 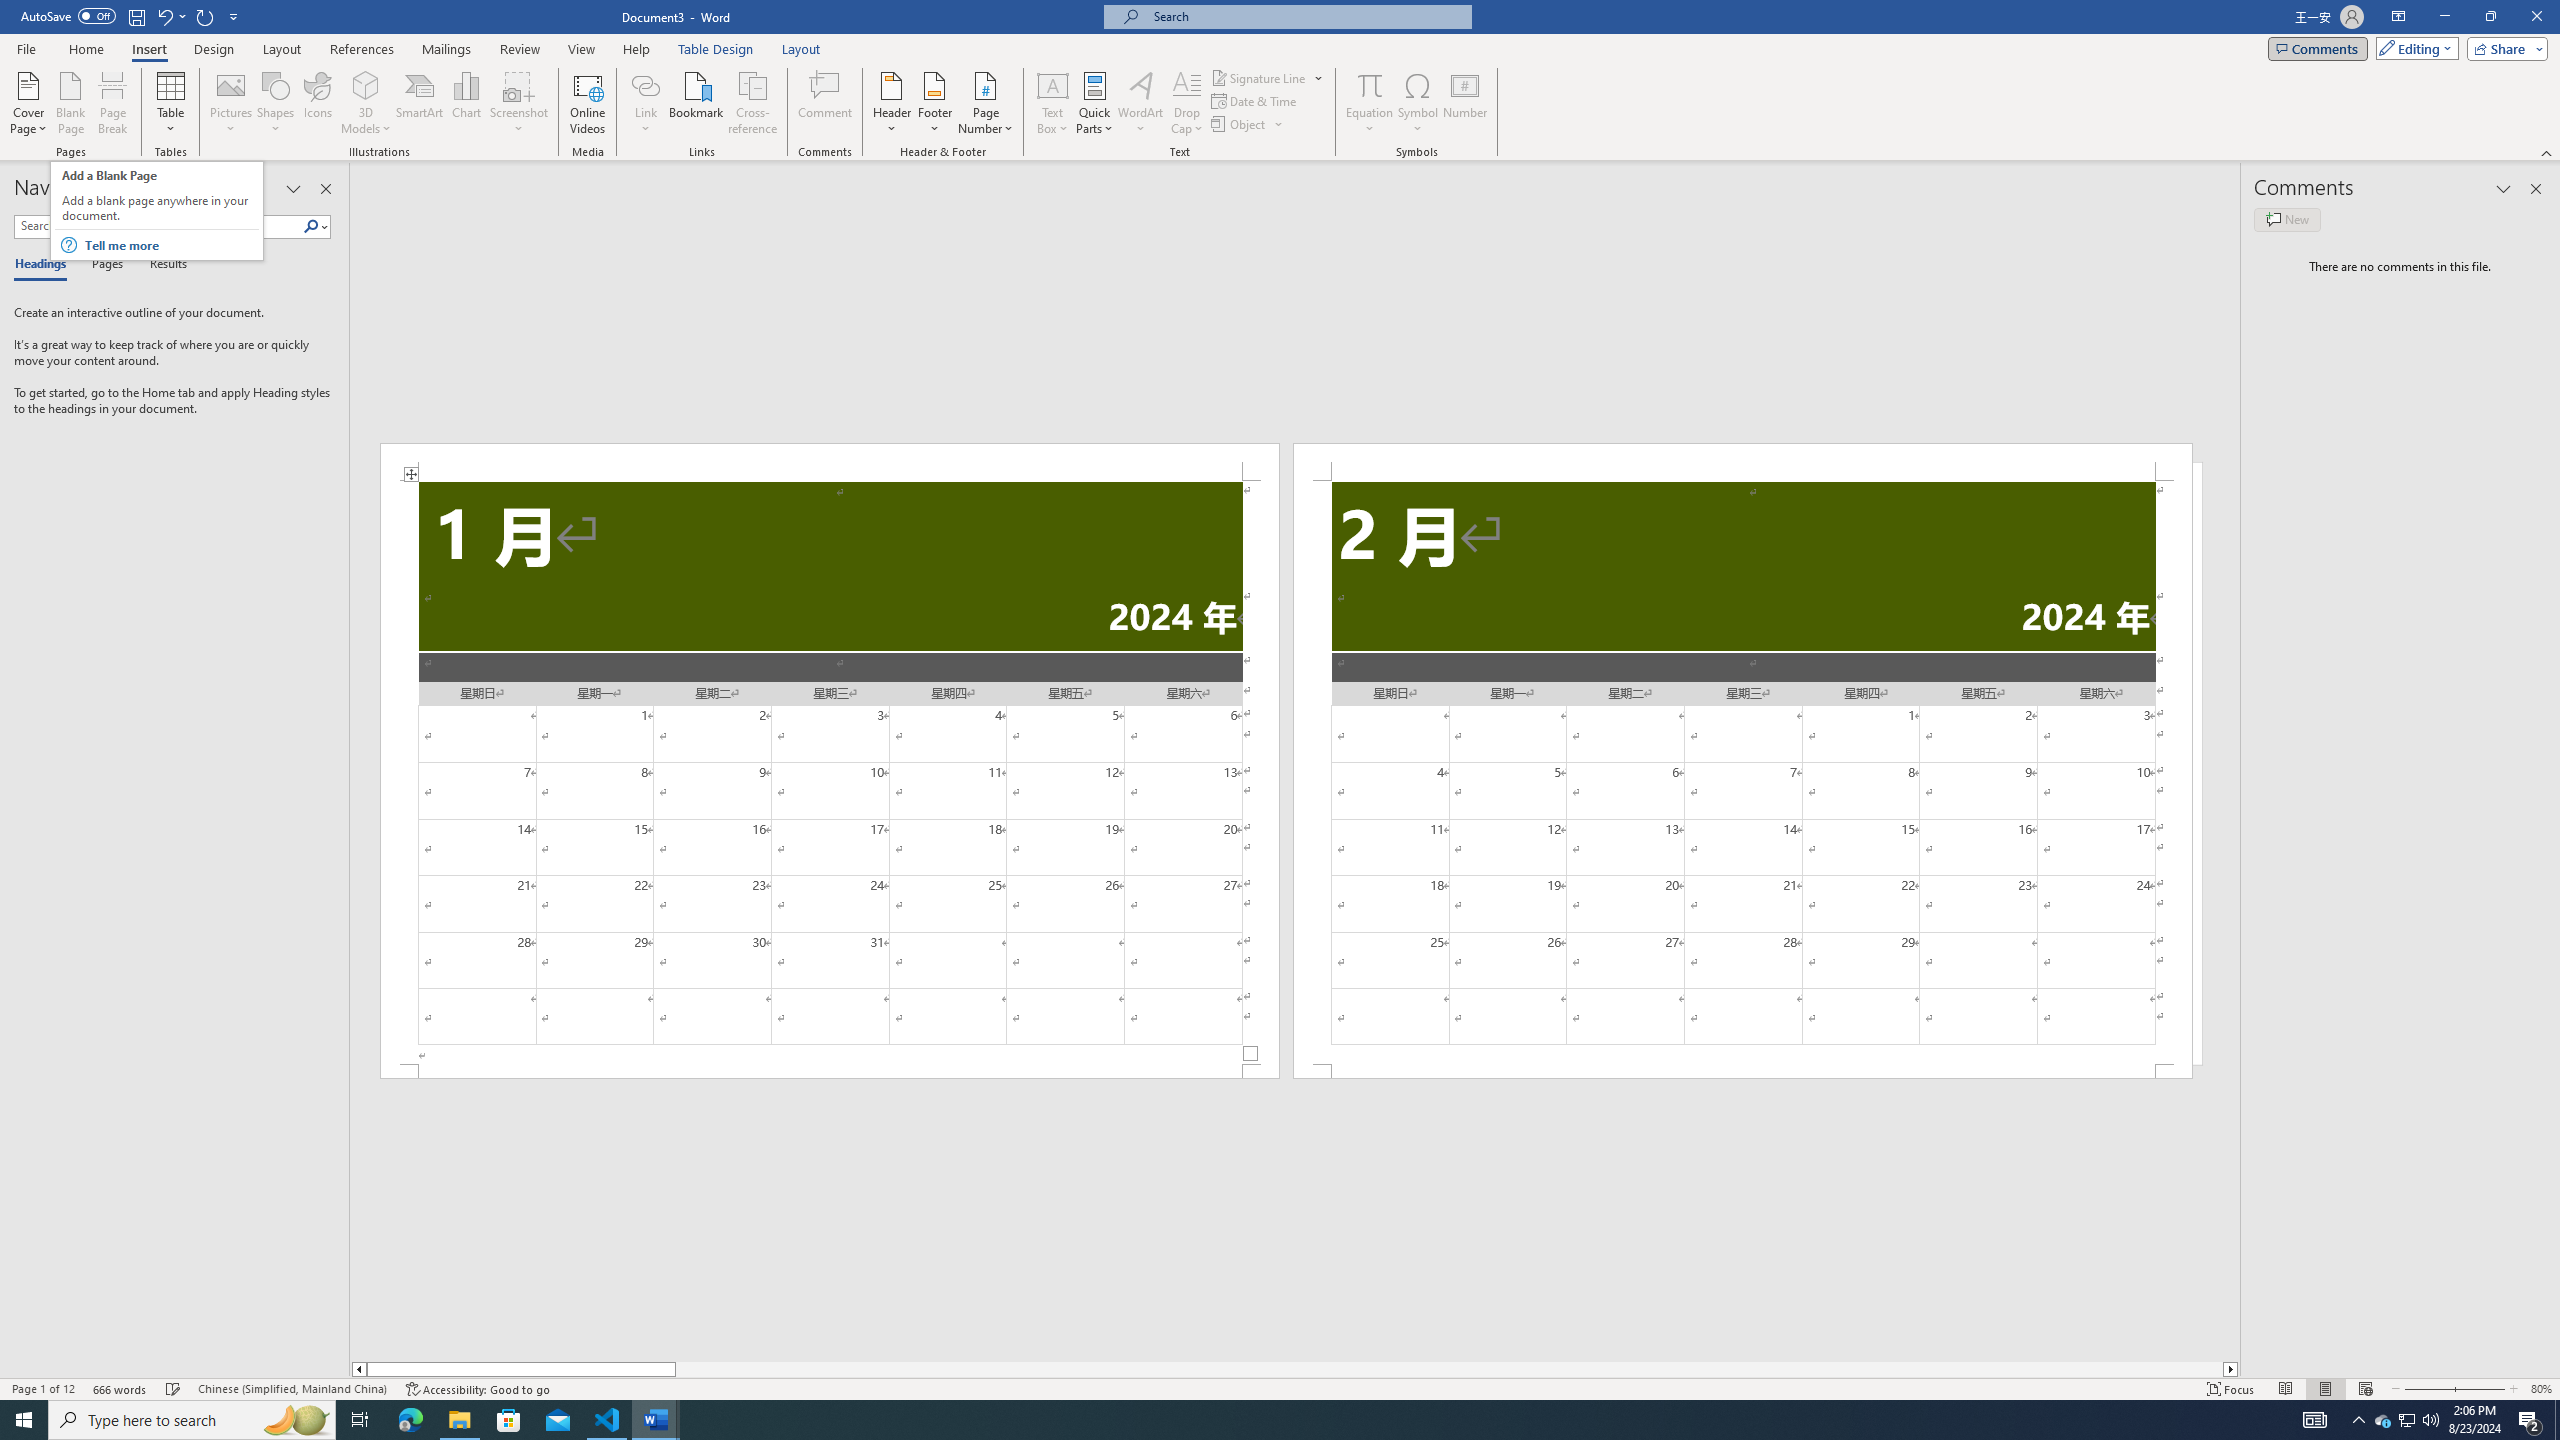 I want to click on 'Shapes', so click(x=276, y=103).